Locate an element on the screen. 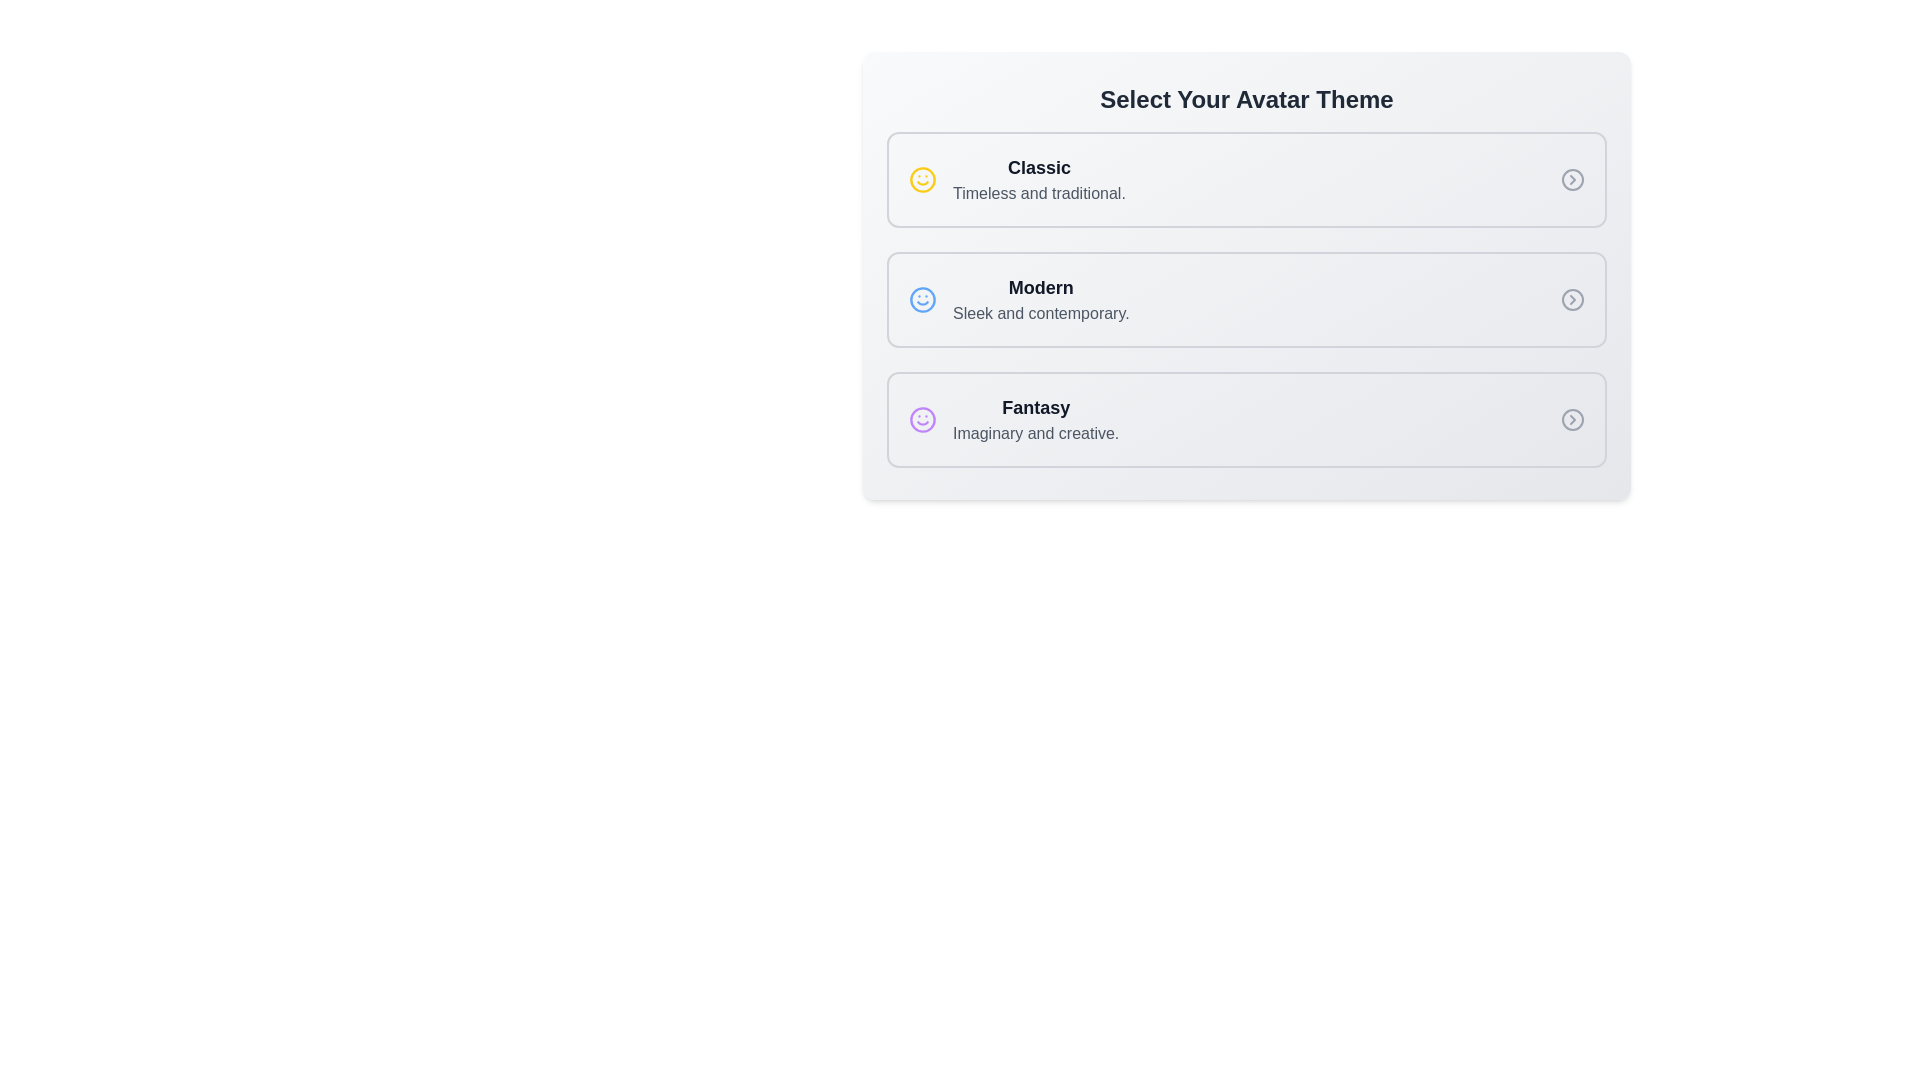  to select the 'Classic' avatar theme from the first selectable list item, which features bold dark gray text 'Classic' and a description 'Timeless and traditional.' in lighter gray is located at coordinates (1039, 180).